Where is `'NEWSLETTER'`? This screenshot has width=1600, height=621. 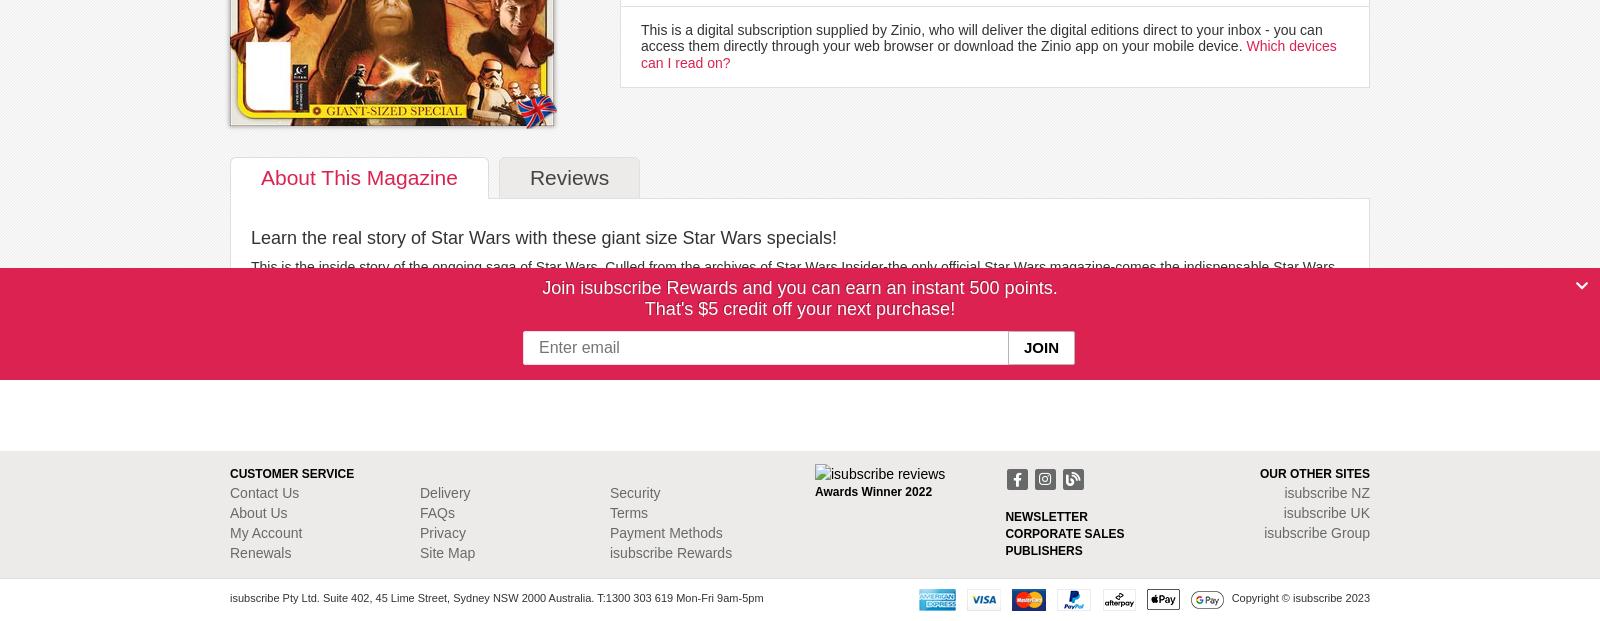
'NEWSLETTER' is located at coordinates (1046, 514).